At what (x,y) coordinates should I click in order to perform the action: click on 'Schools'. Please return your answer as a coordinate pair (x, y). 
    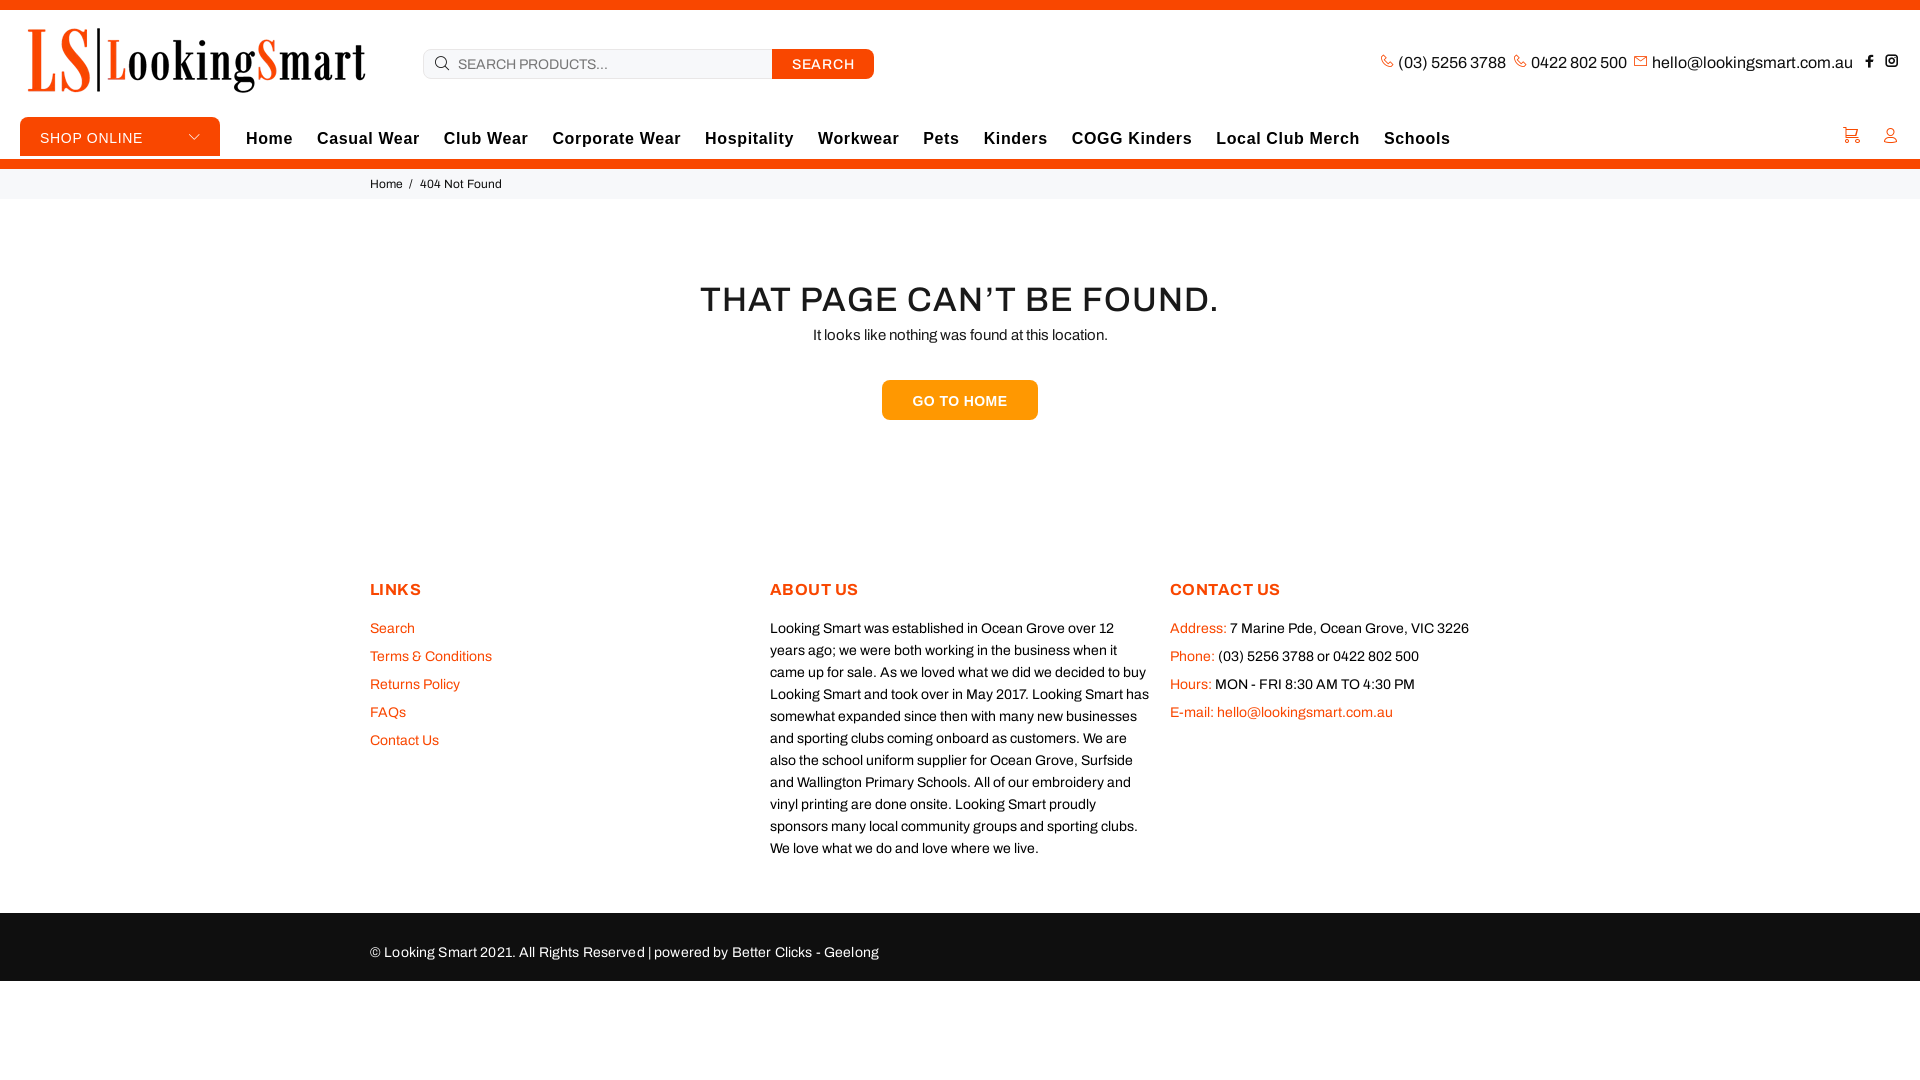
    Looking at the image, I should click on (1410, 137).